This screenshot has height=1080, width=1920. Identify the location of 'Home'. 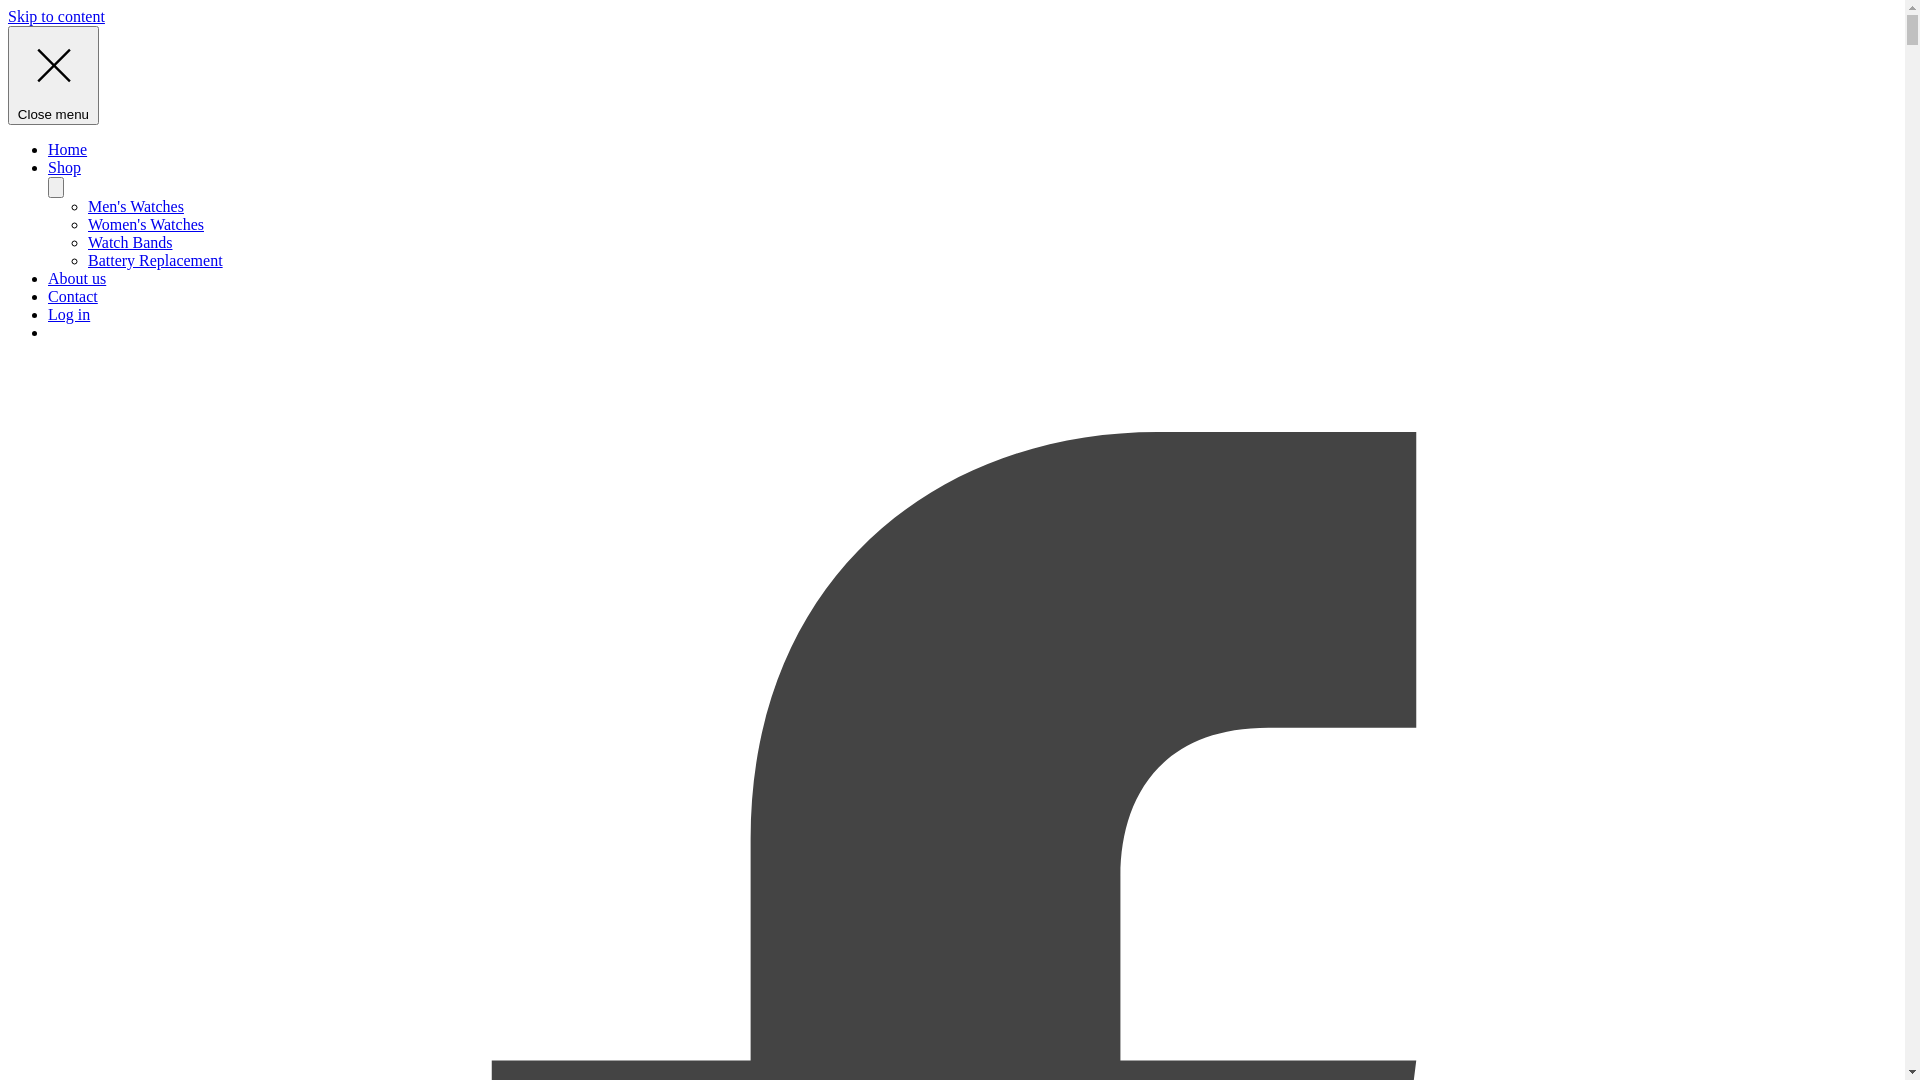
(67, 148).